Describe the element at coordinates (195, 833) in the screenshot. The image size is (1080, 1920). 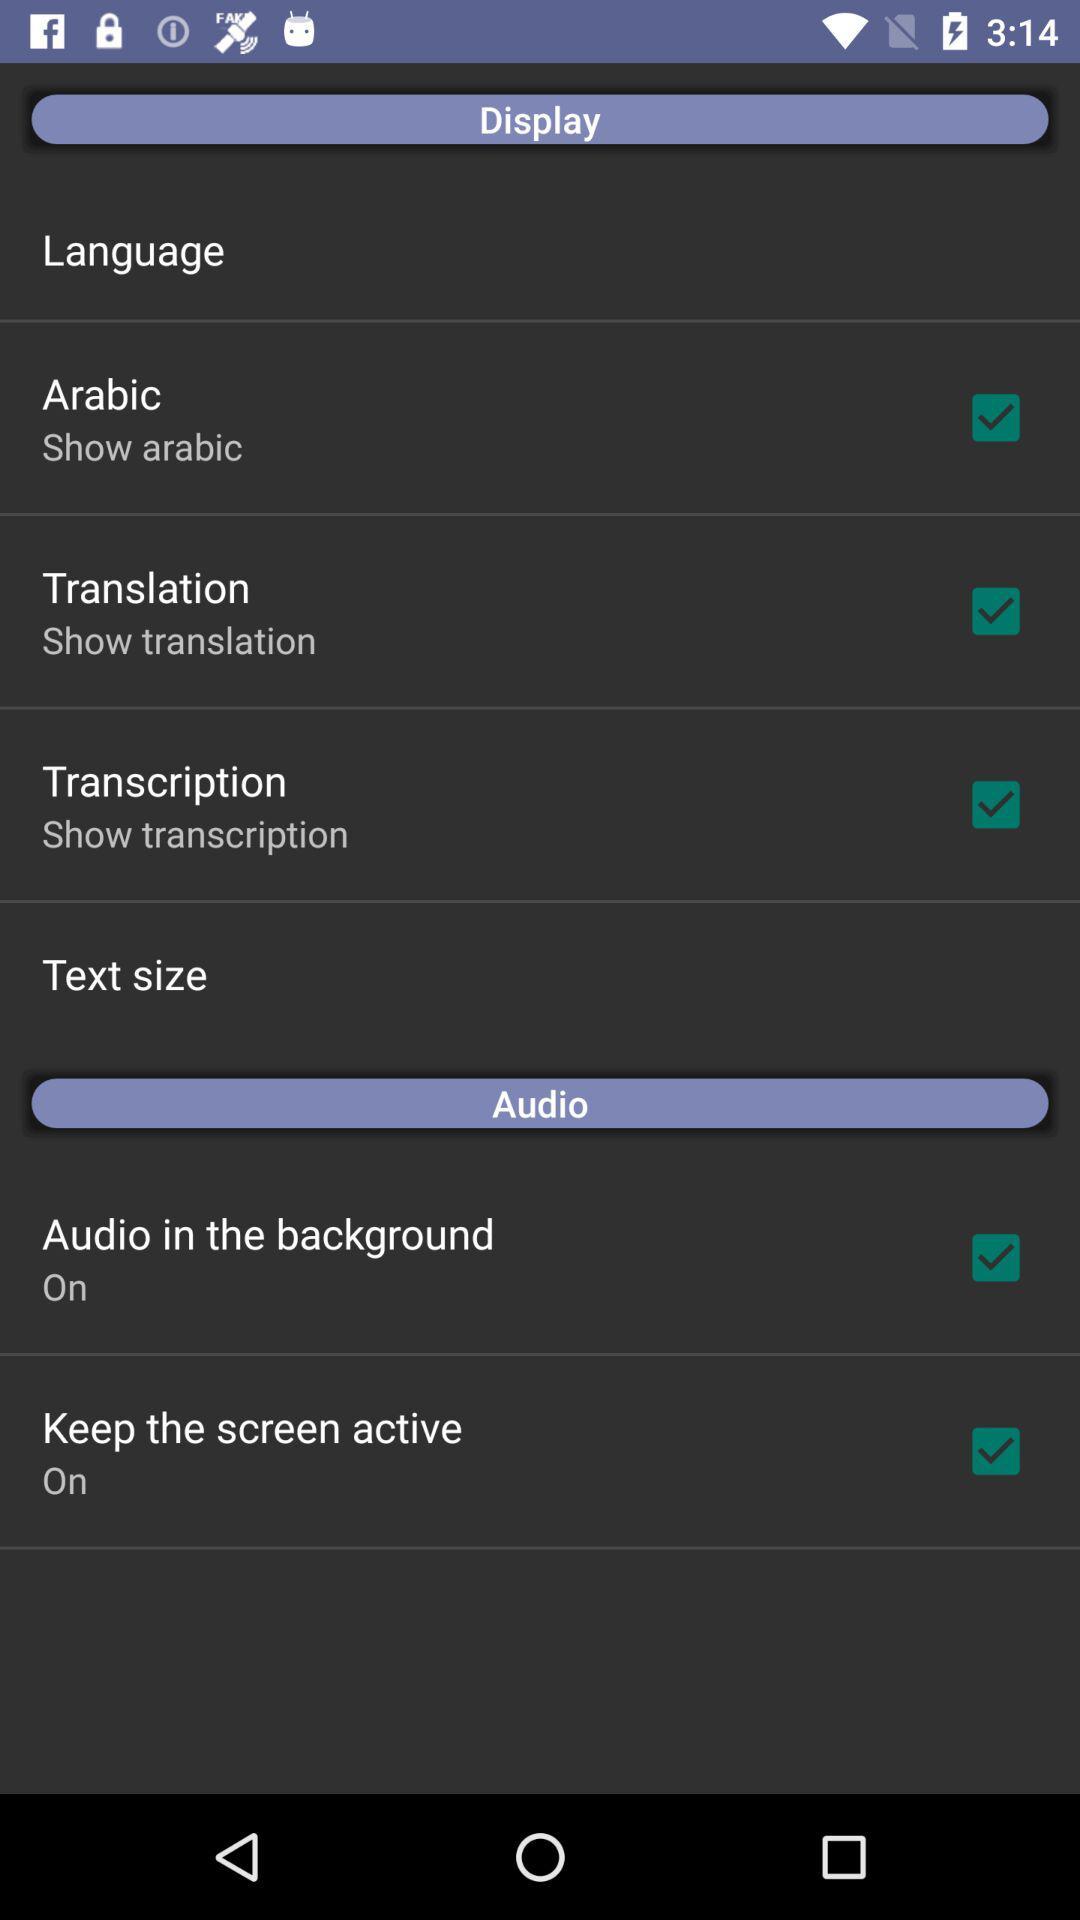
I see `icon above text size` at that location.